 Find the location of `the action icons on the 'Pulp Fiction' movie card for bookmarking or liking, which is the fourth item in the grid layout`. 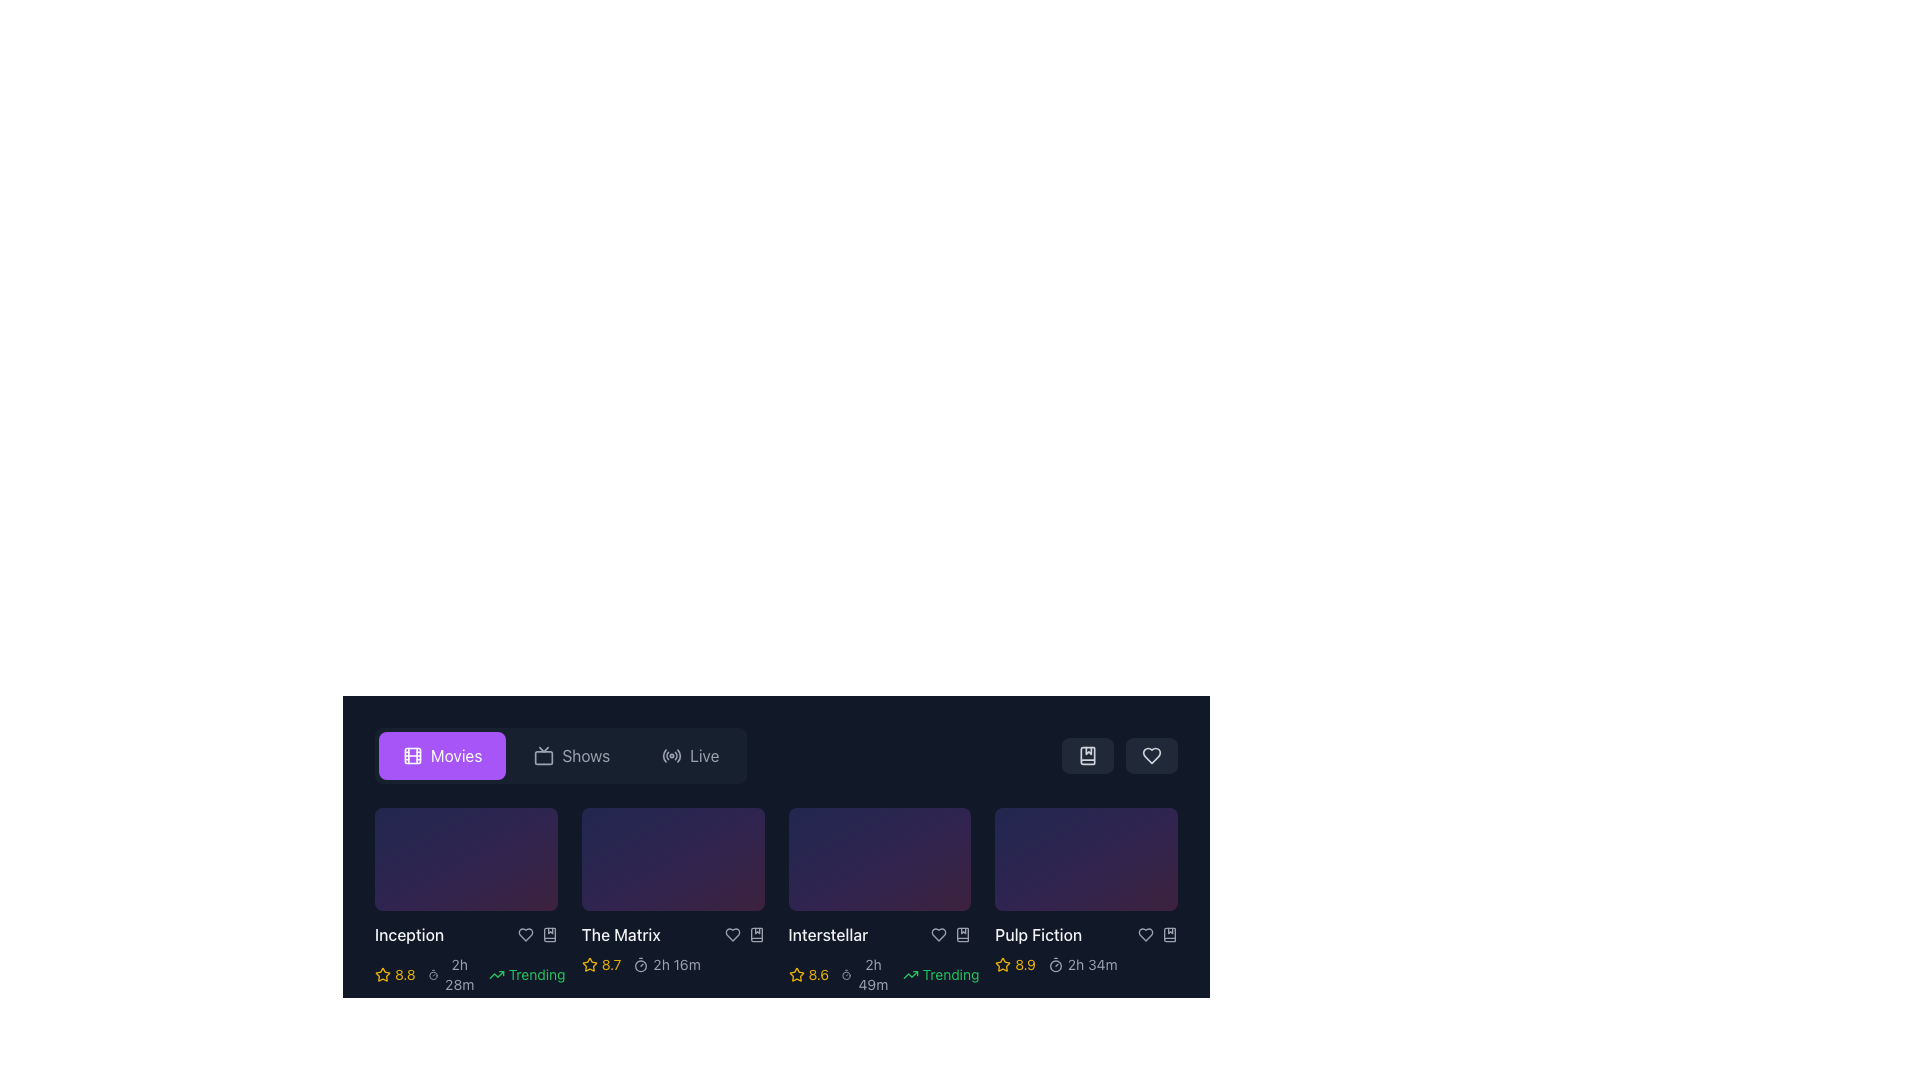

the action icons on the 'Pulp Fiction' movie card for bookmarking or liking, which is the fourth item in the grid layout is located at coordinates (1085, 901).